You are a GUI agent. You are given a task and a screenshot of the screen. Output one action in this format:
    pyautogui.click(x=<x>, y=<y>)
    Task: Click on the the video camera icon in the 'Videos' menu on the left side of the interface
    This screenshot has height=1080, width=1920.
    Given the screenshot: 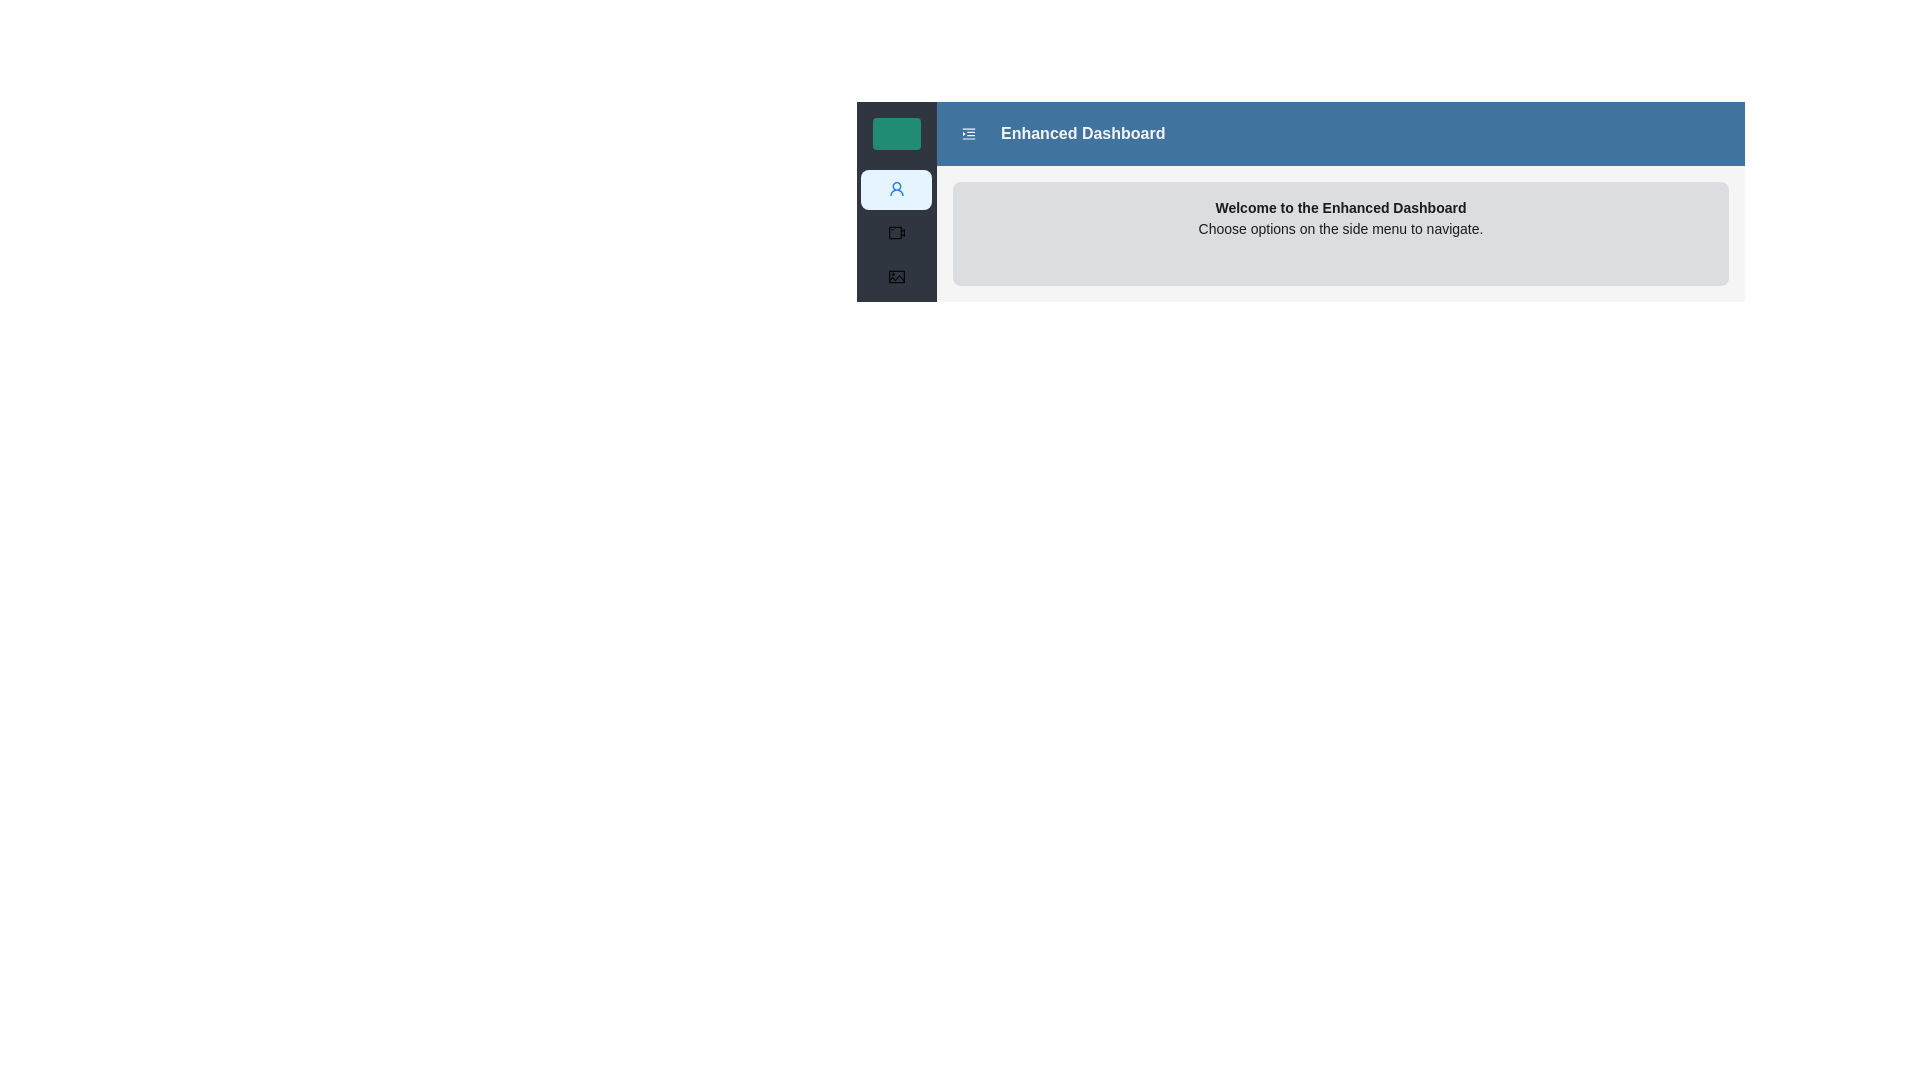 What is the action you would take?
    pyautogui.click(x=895, y=231)
    